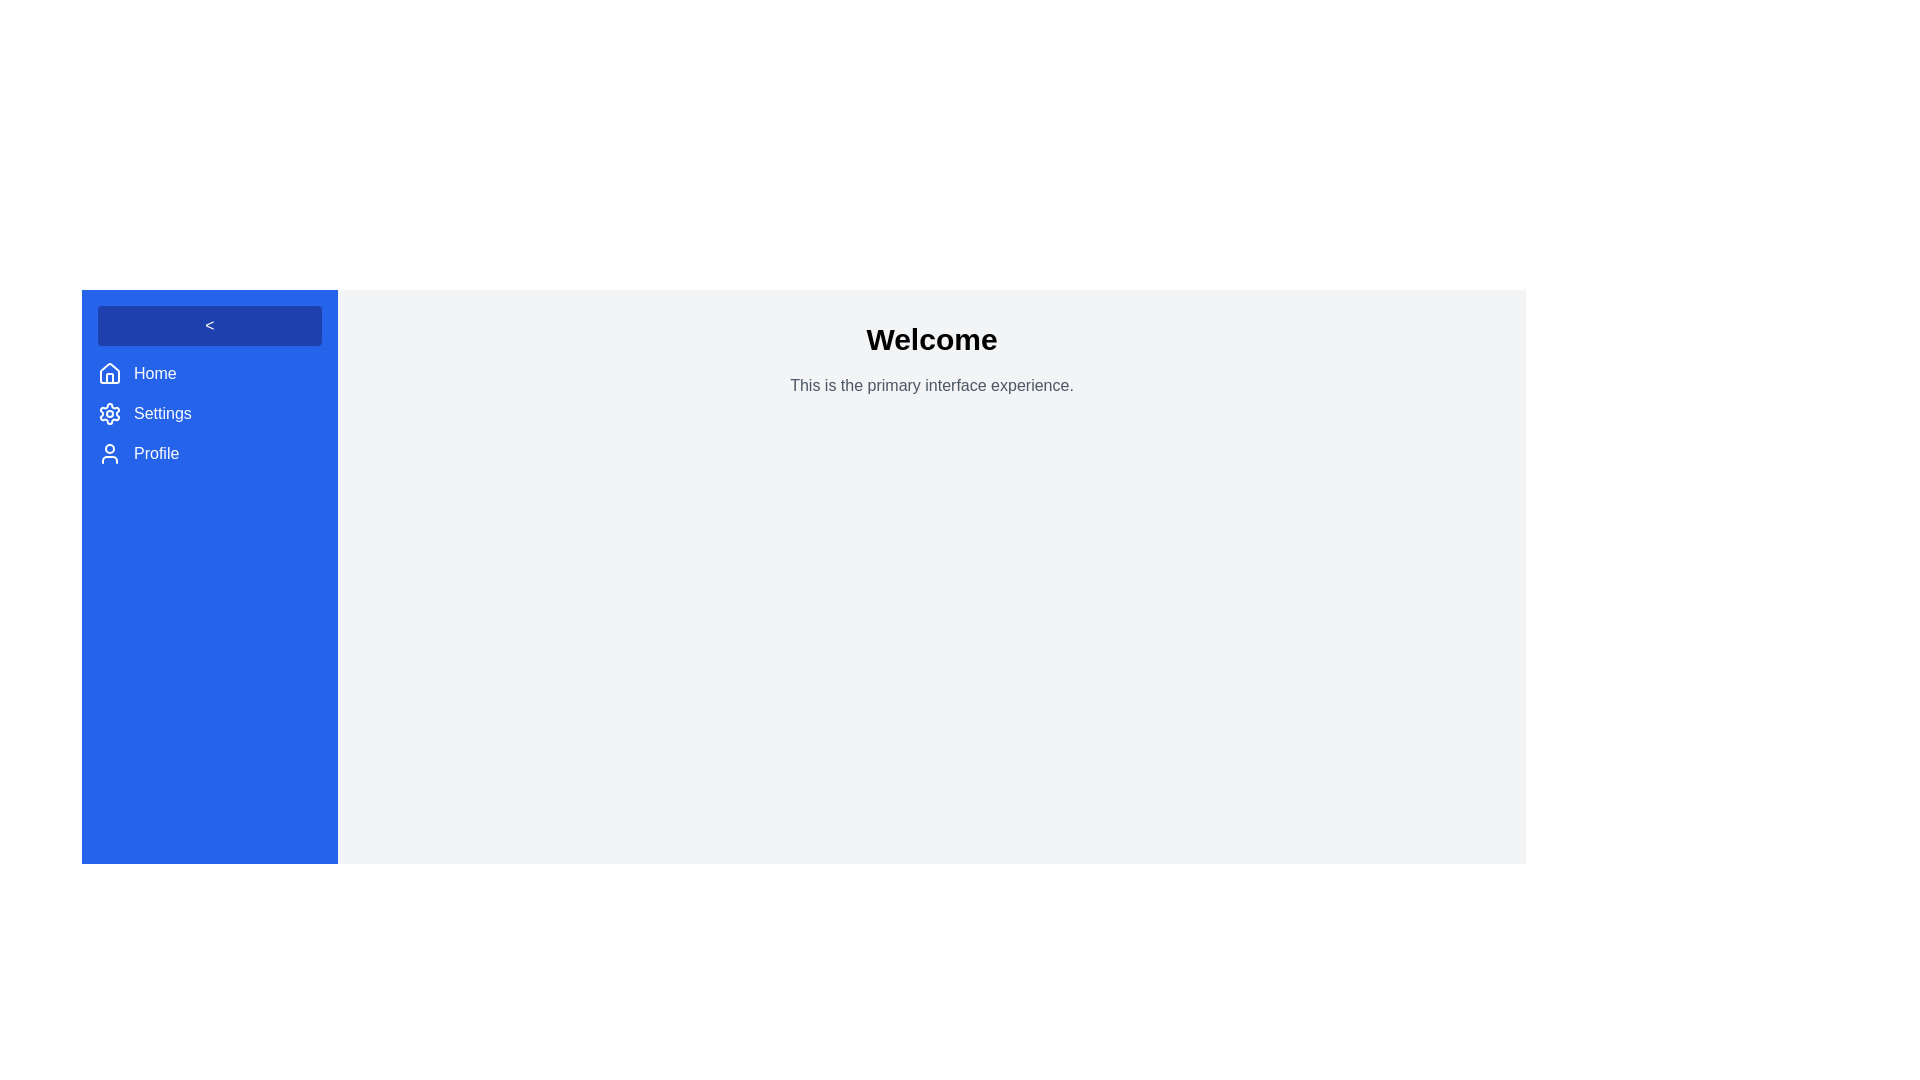 This screenshot has width=1920, height=1080. What do you see at coordinates (109, 412) in the screenshot?
I see `the 'Settings' icon located in the vertical navigation menu` at bounding box center [109, 412].